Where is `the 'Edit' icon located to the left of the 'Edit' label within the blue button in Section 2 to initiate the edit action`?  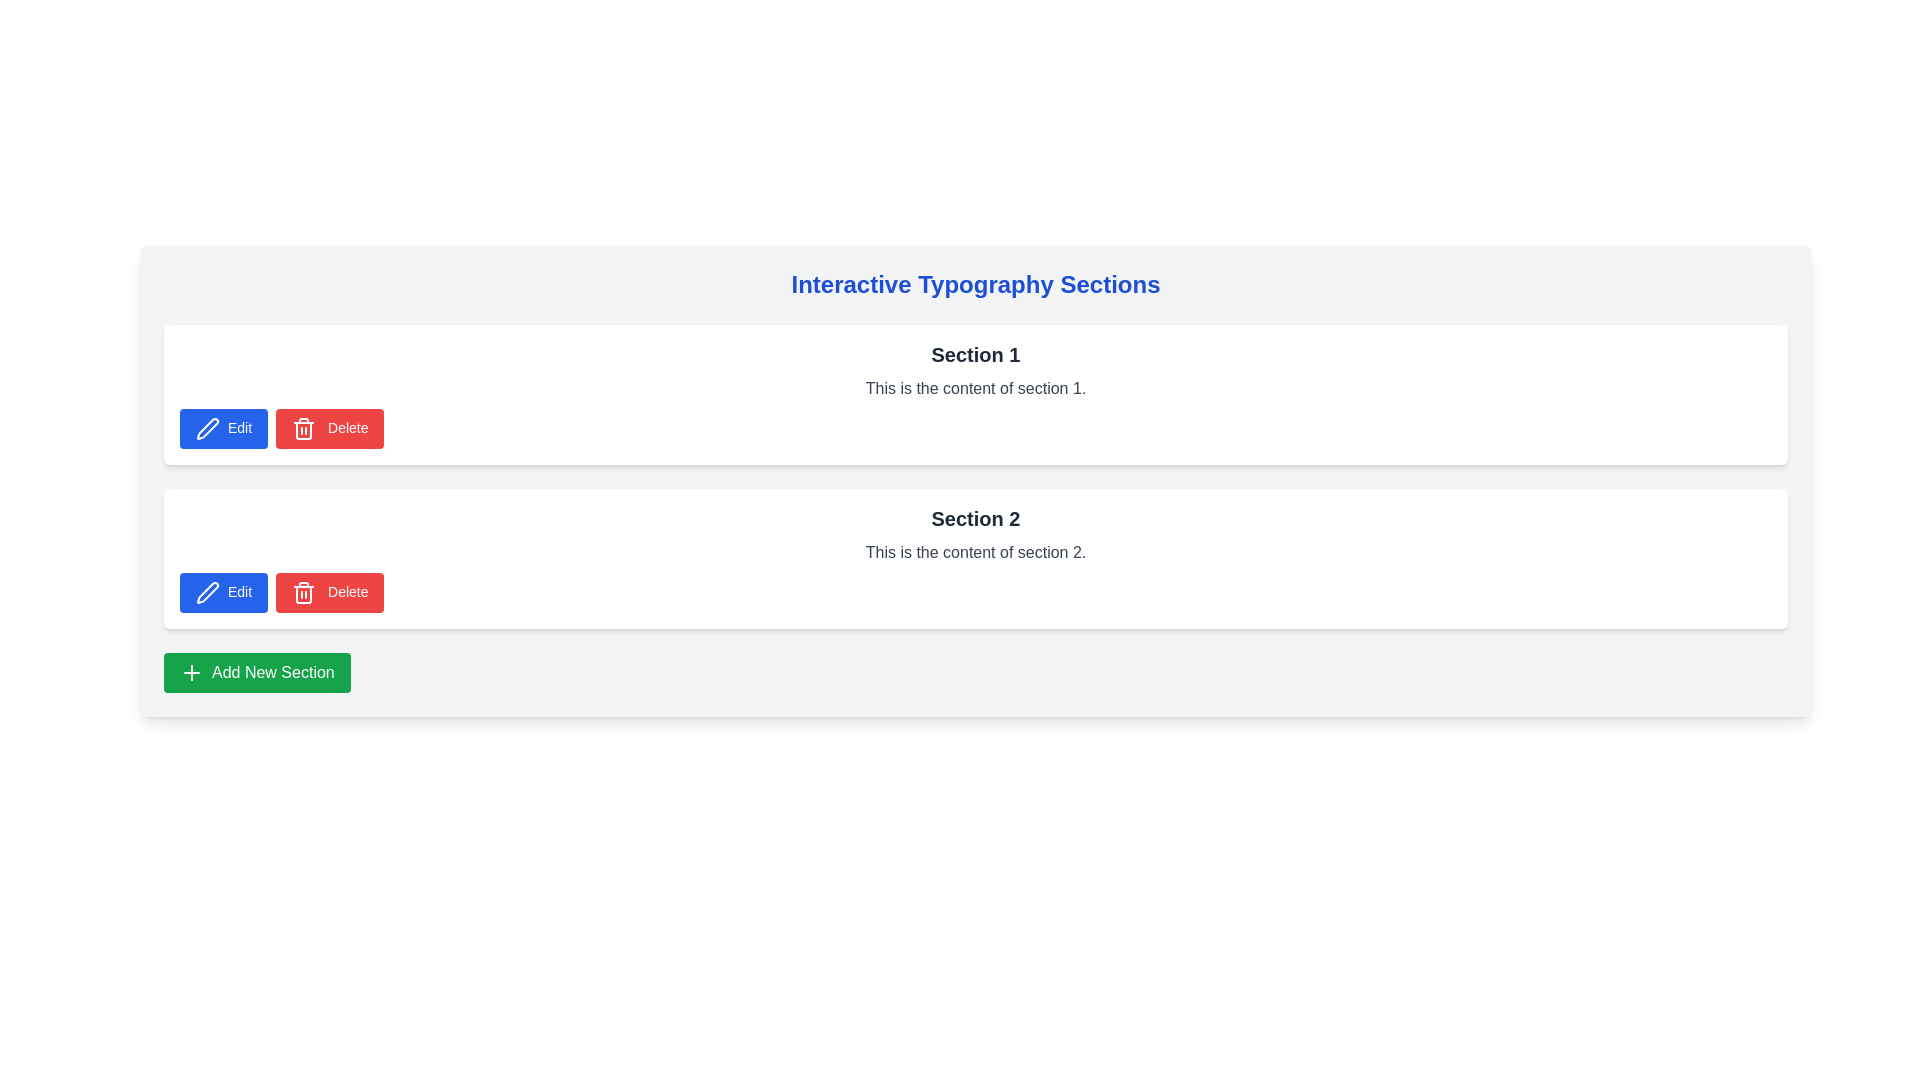
the 'Edit' icon located to the left of the 'Edit' label within the blue button in Section 2 to initiate the edit action is located at coordinates (207, 592).